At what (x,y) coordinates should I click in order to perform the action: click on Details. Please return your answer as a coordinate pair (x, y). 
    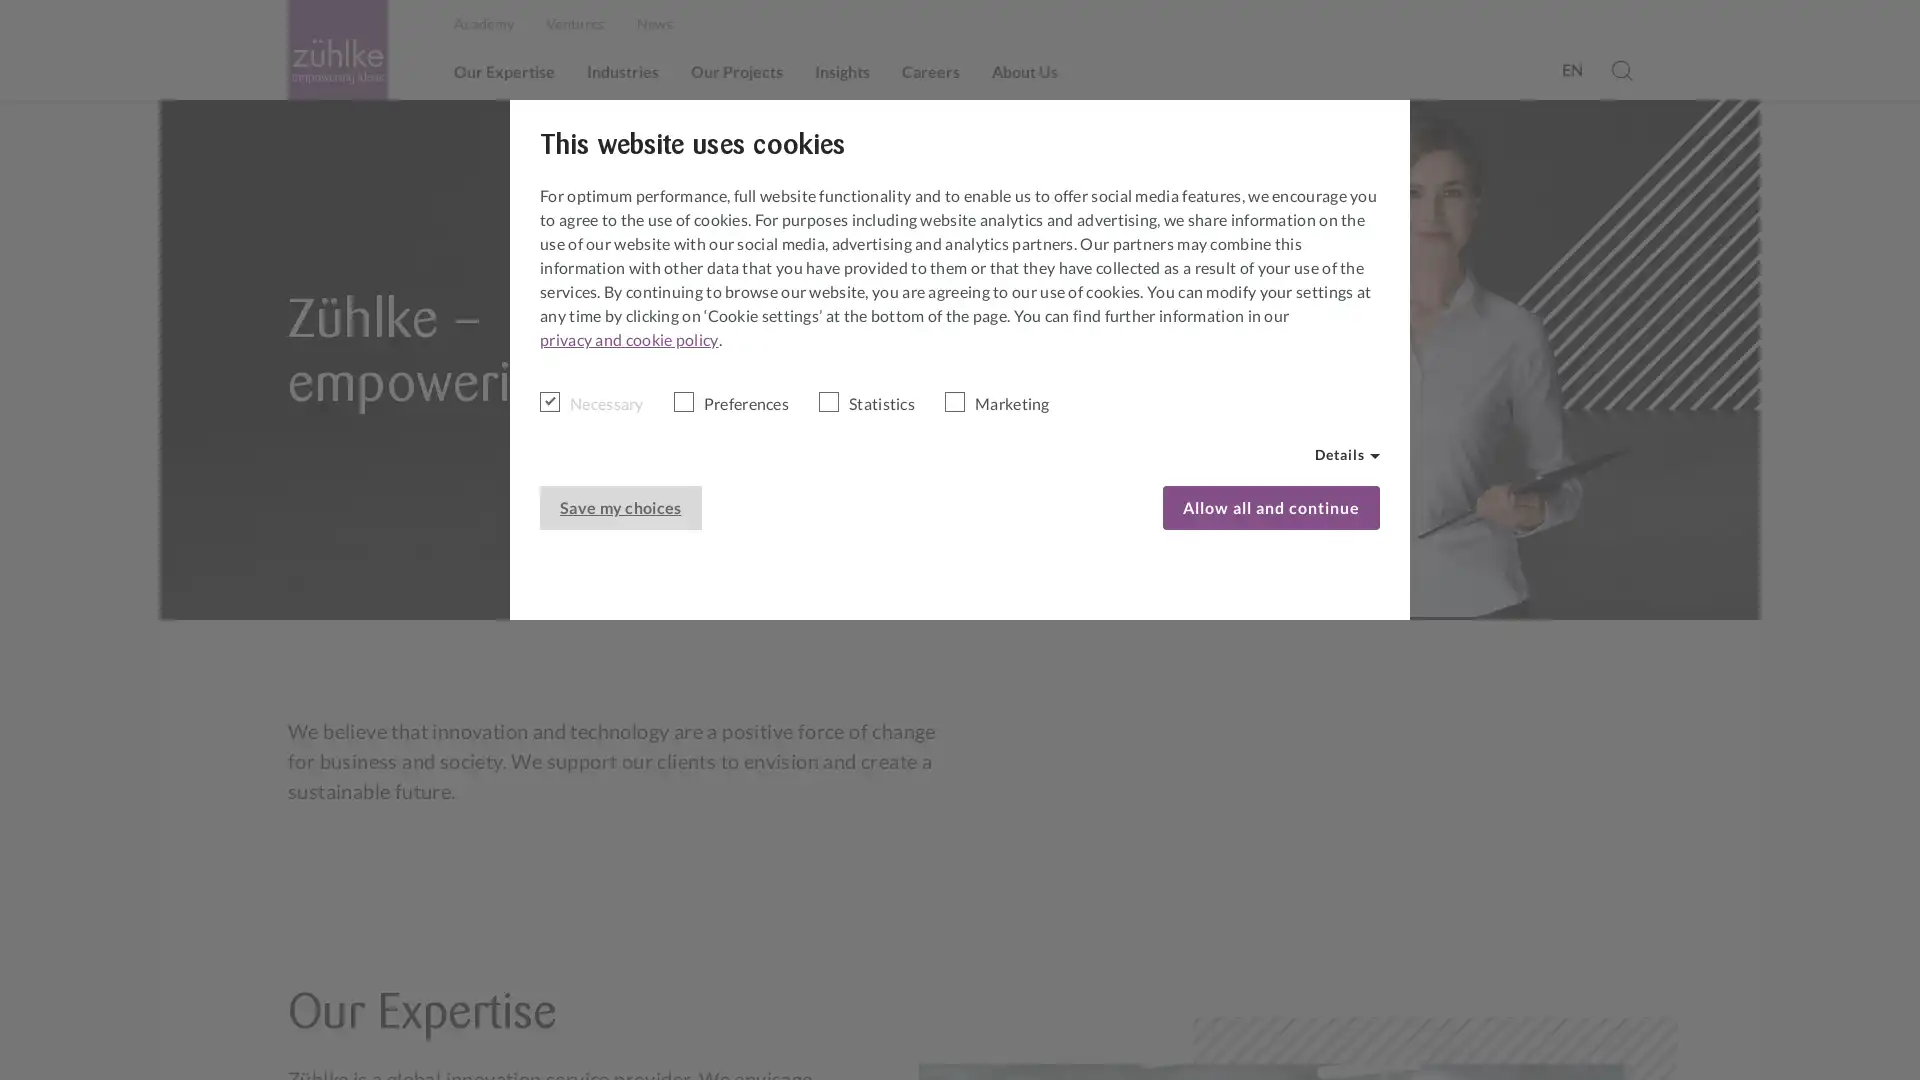
    Looking at the image, I should click on (1347, 455).